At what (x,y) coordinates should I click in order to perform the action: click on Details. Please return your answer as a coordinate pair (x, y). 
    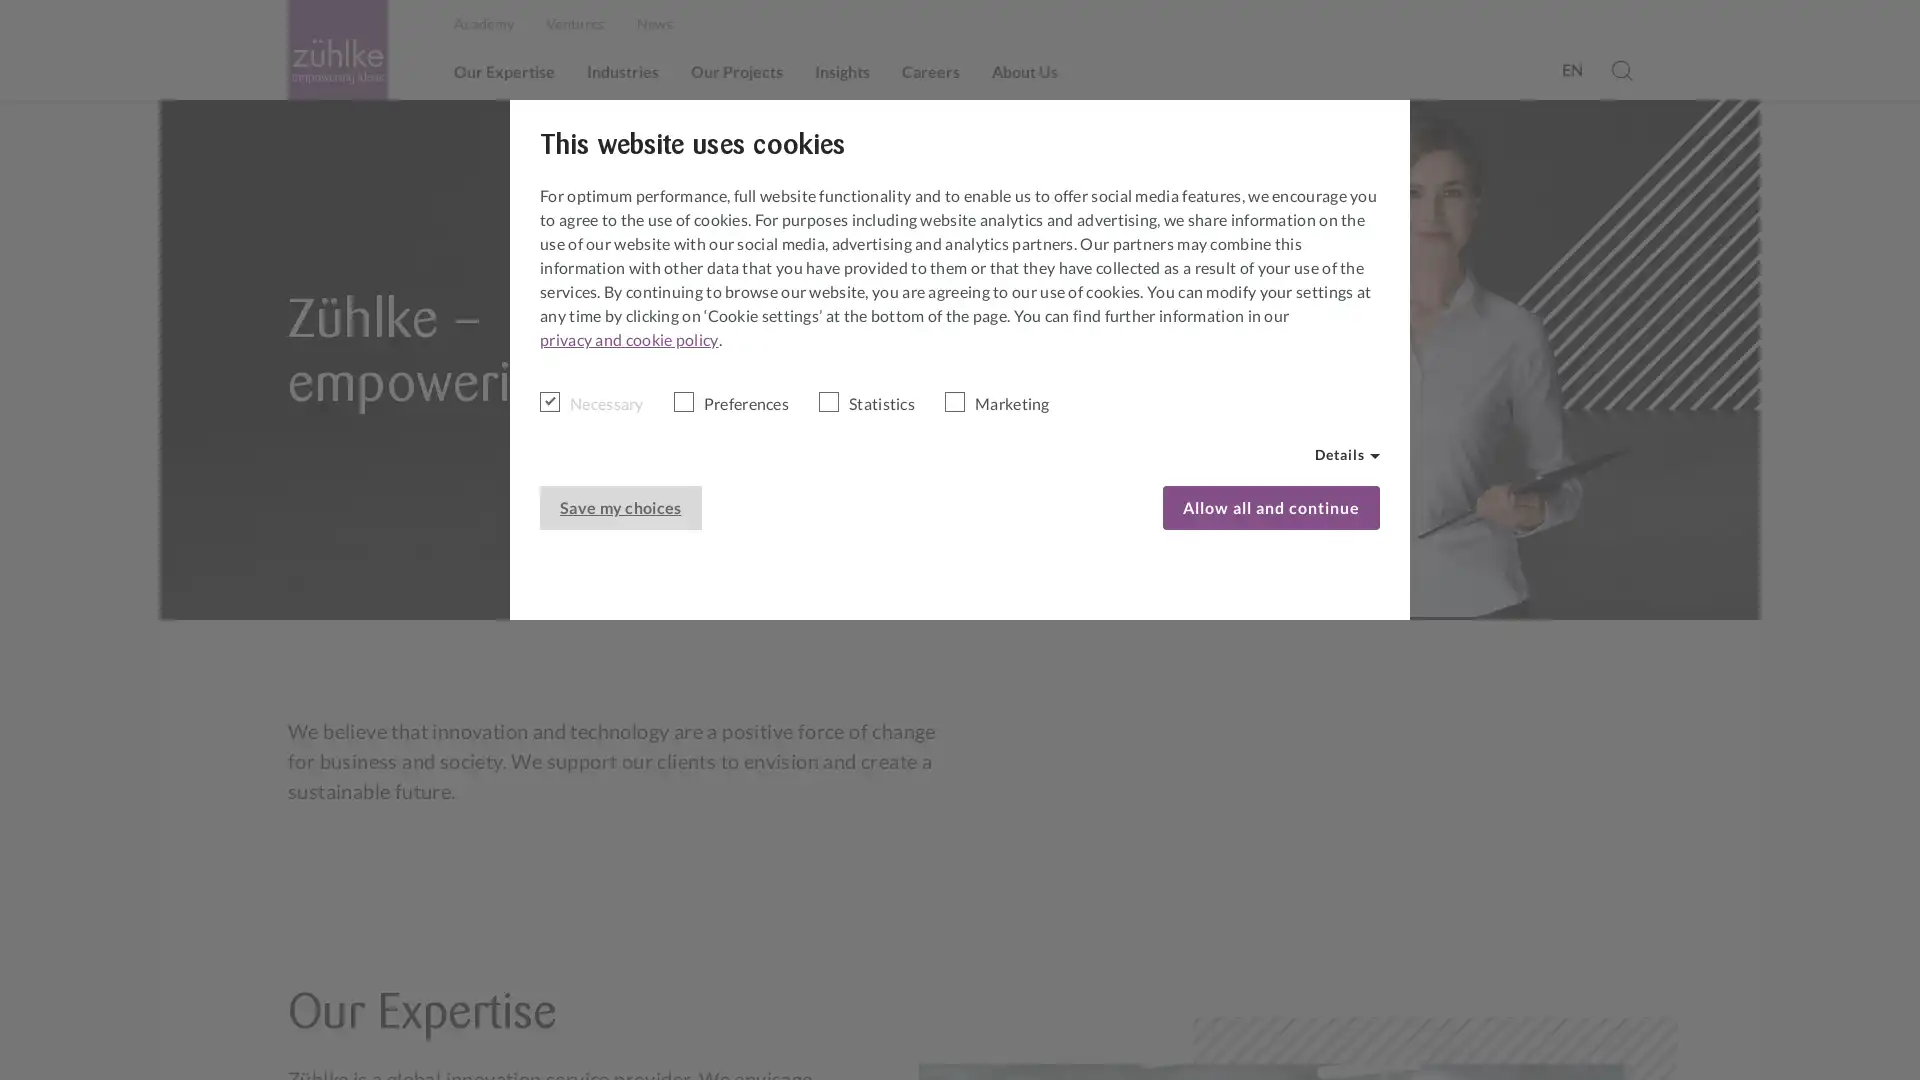
    Looking at the image, I should click on (1347, 455).